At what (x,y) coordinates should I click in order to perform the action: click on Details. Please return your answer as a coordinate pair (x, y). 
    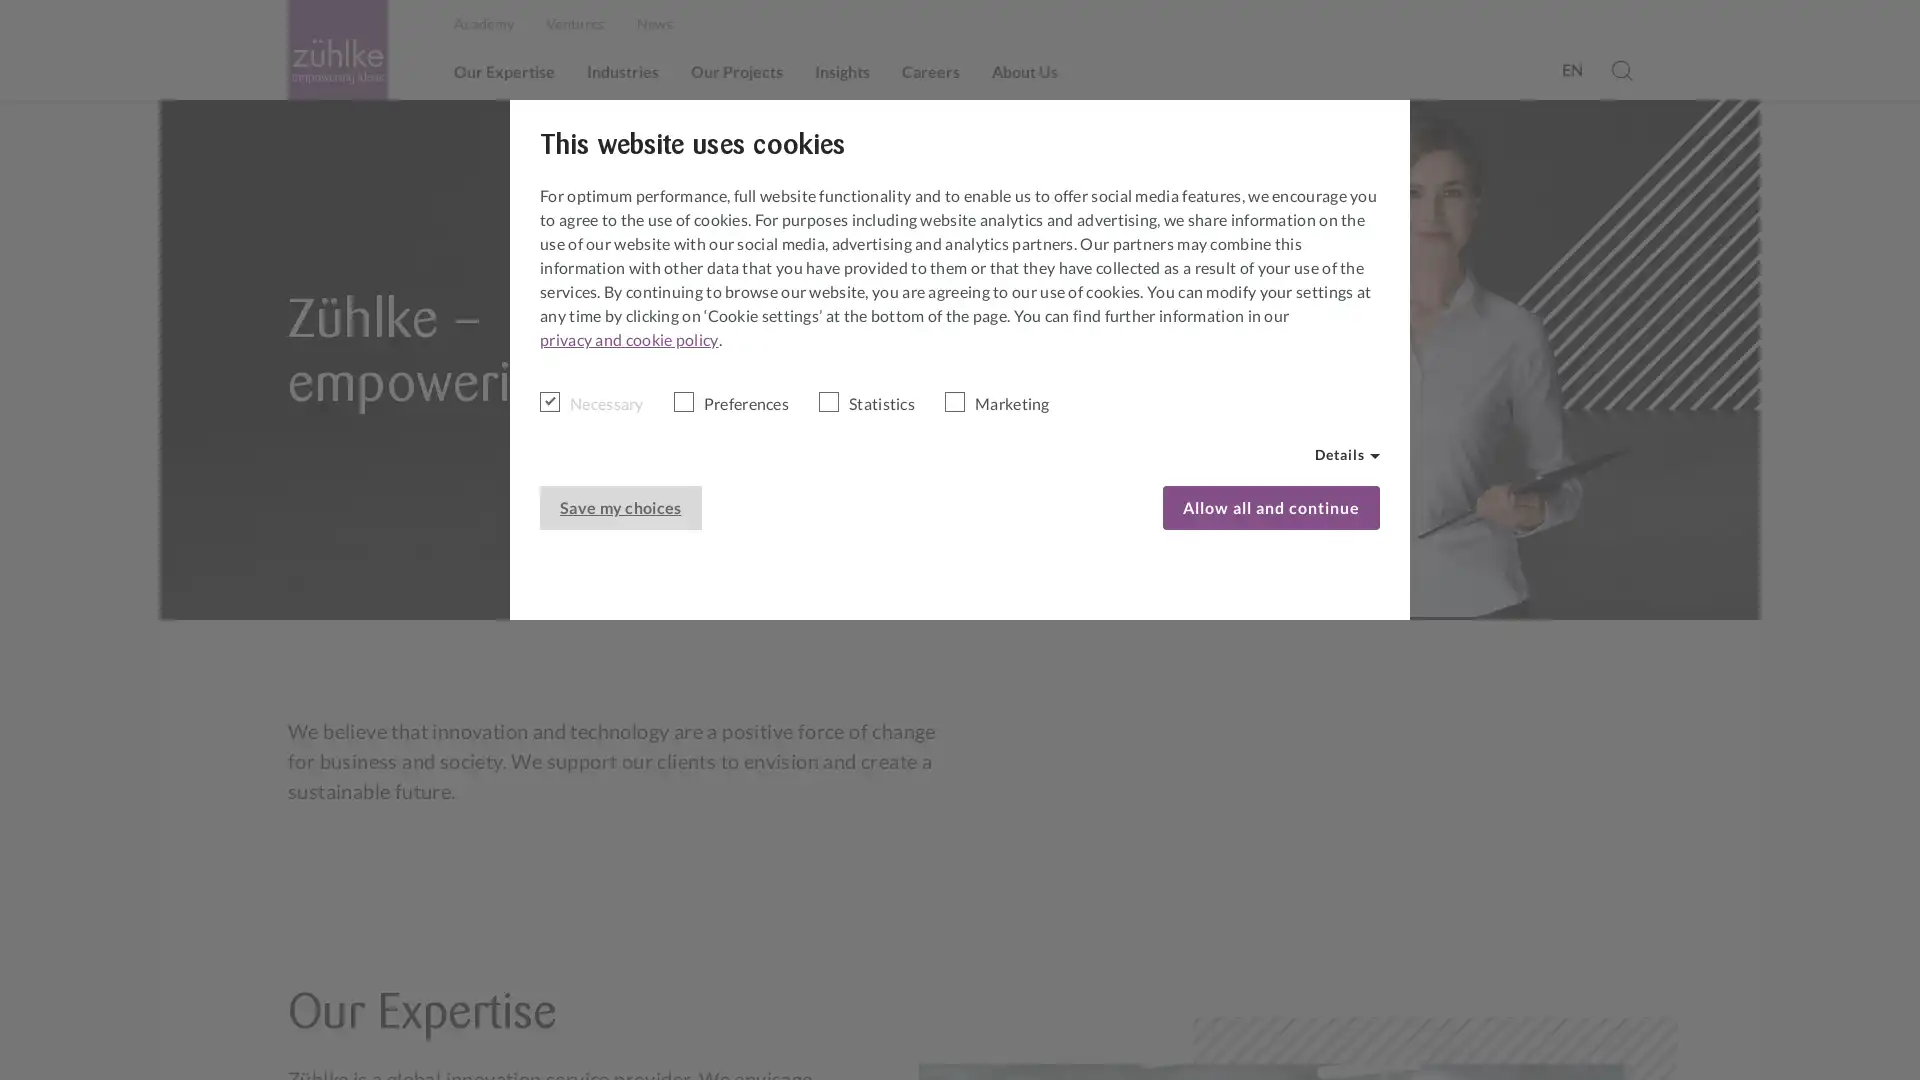
    Looking at the image, I should click on (1347, 455).